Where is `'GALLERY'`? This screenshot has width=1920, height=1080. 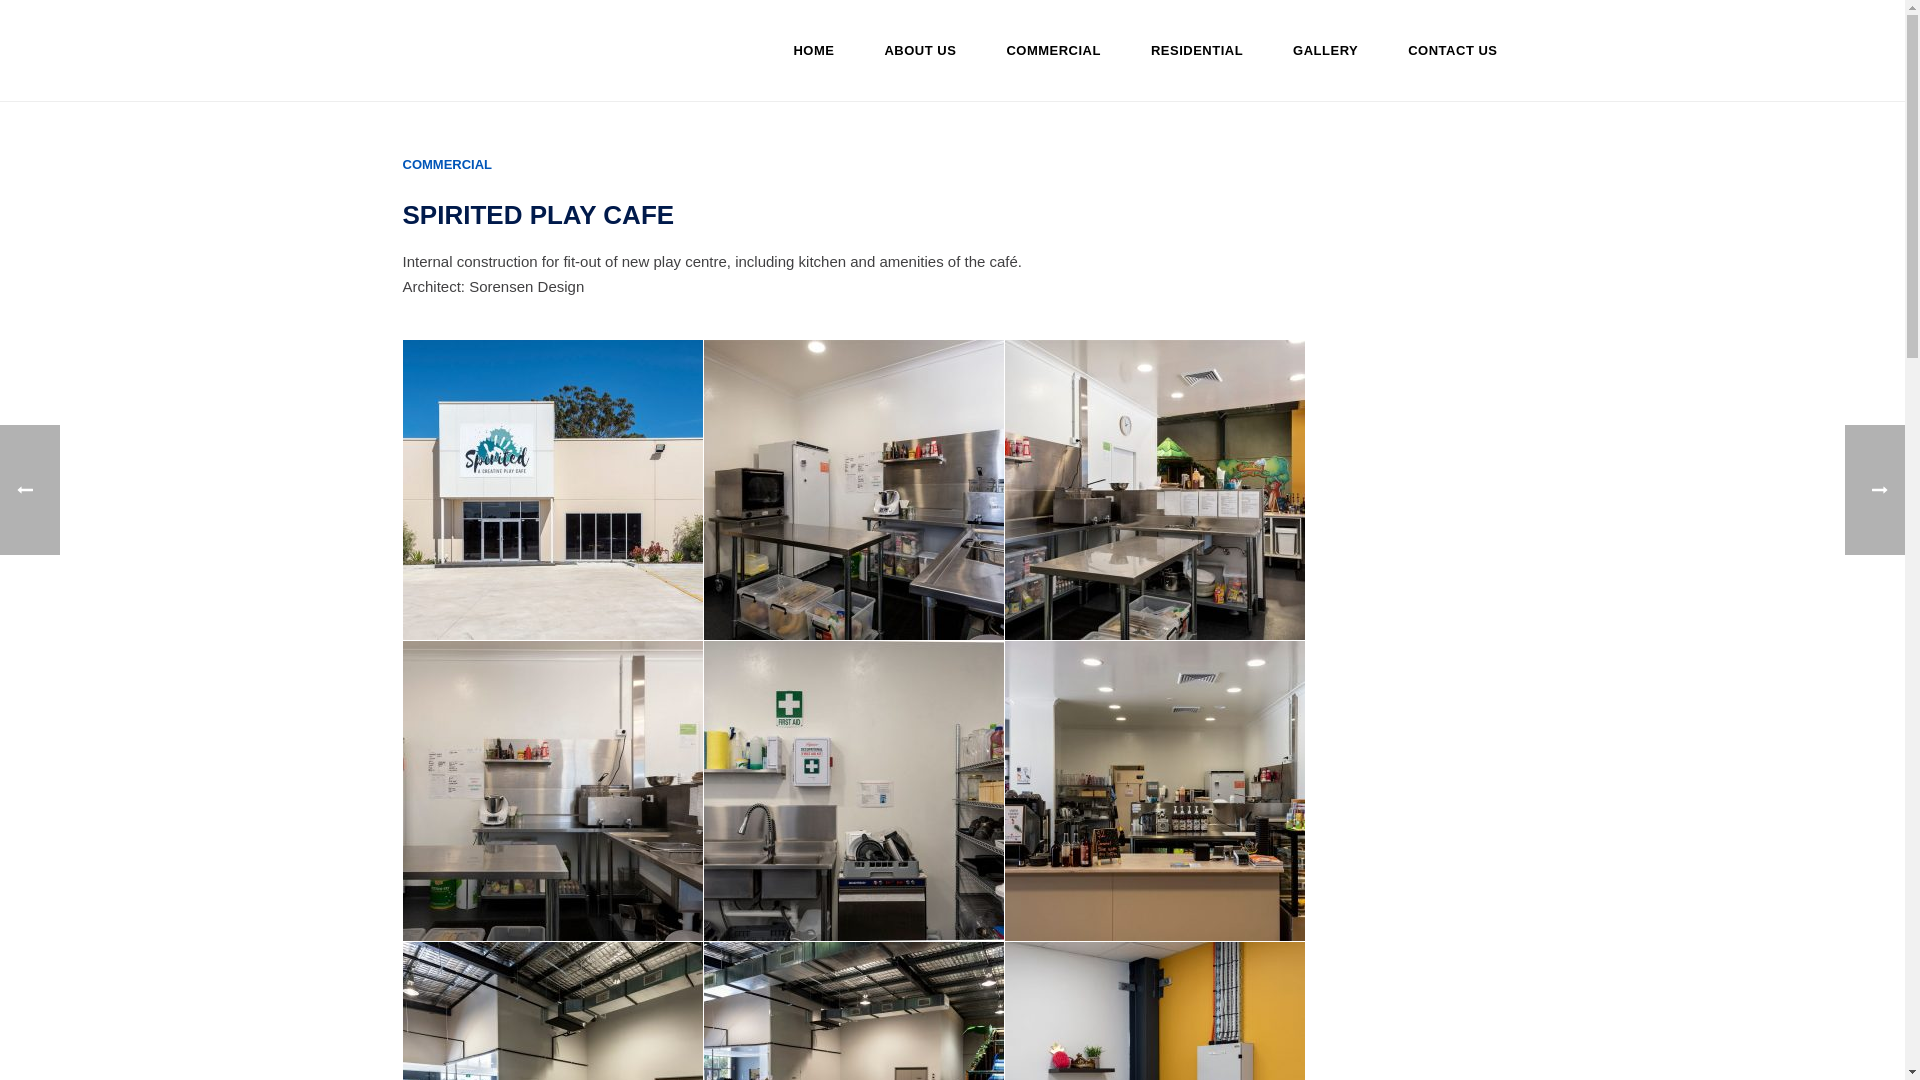
'GALLERY' is located at coordinates (1266, 49).